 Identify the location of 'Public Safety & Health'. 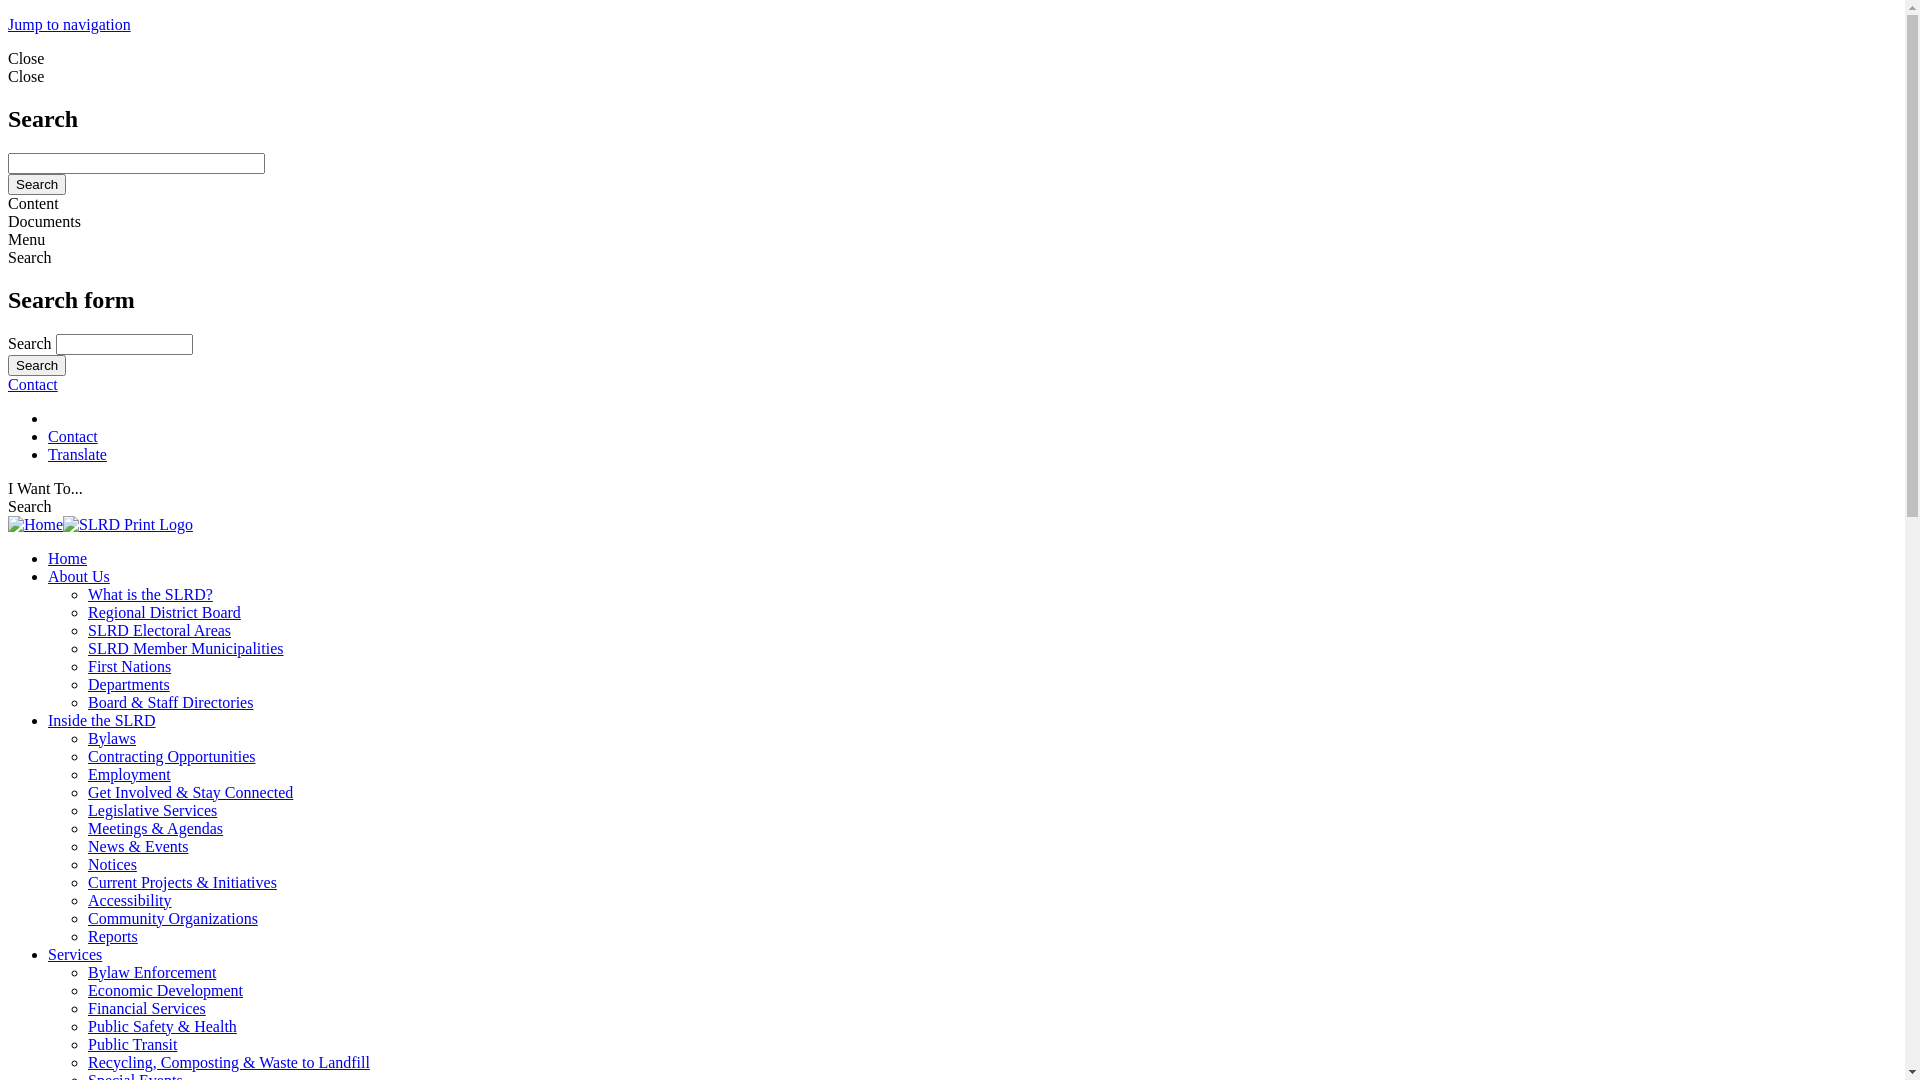
(162, 1026).